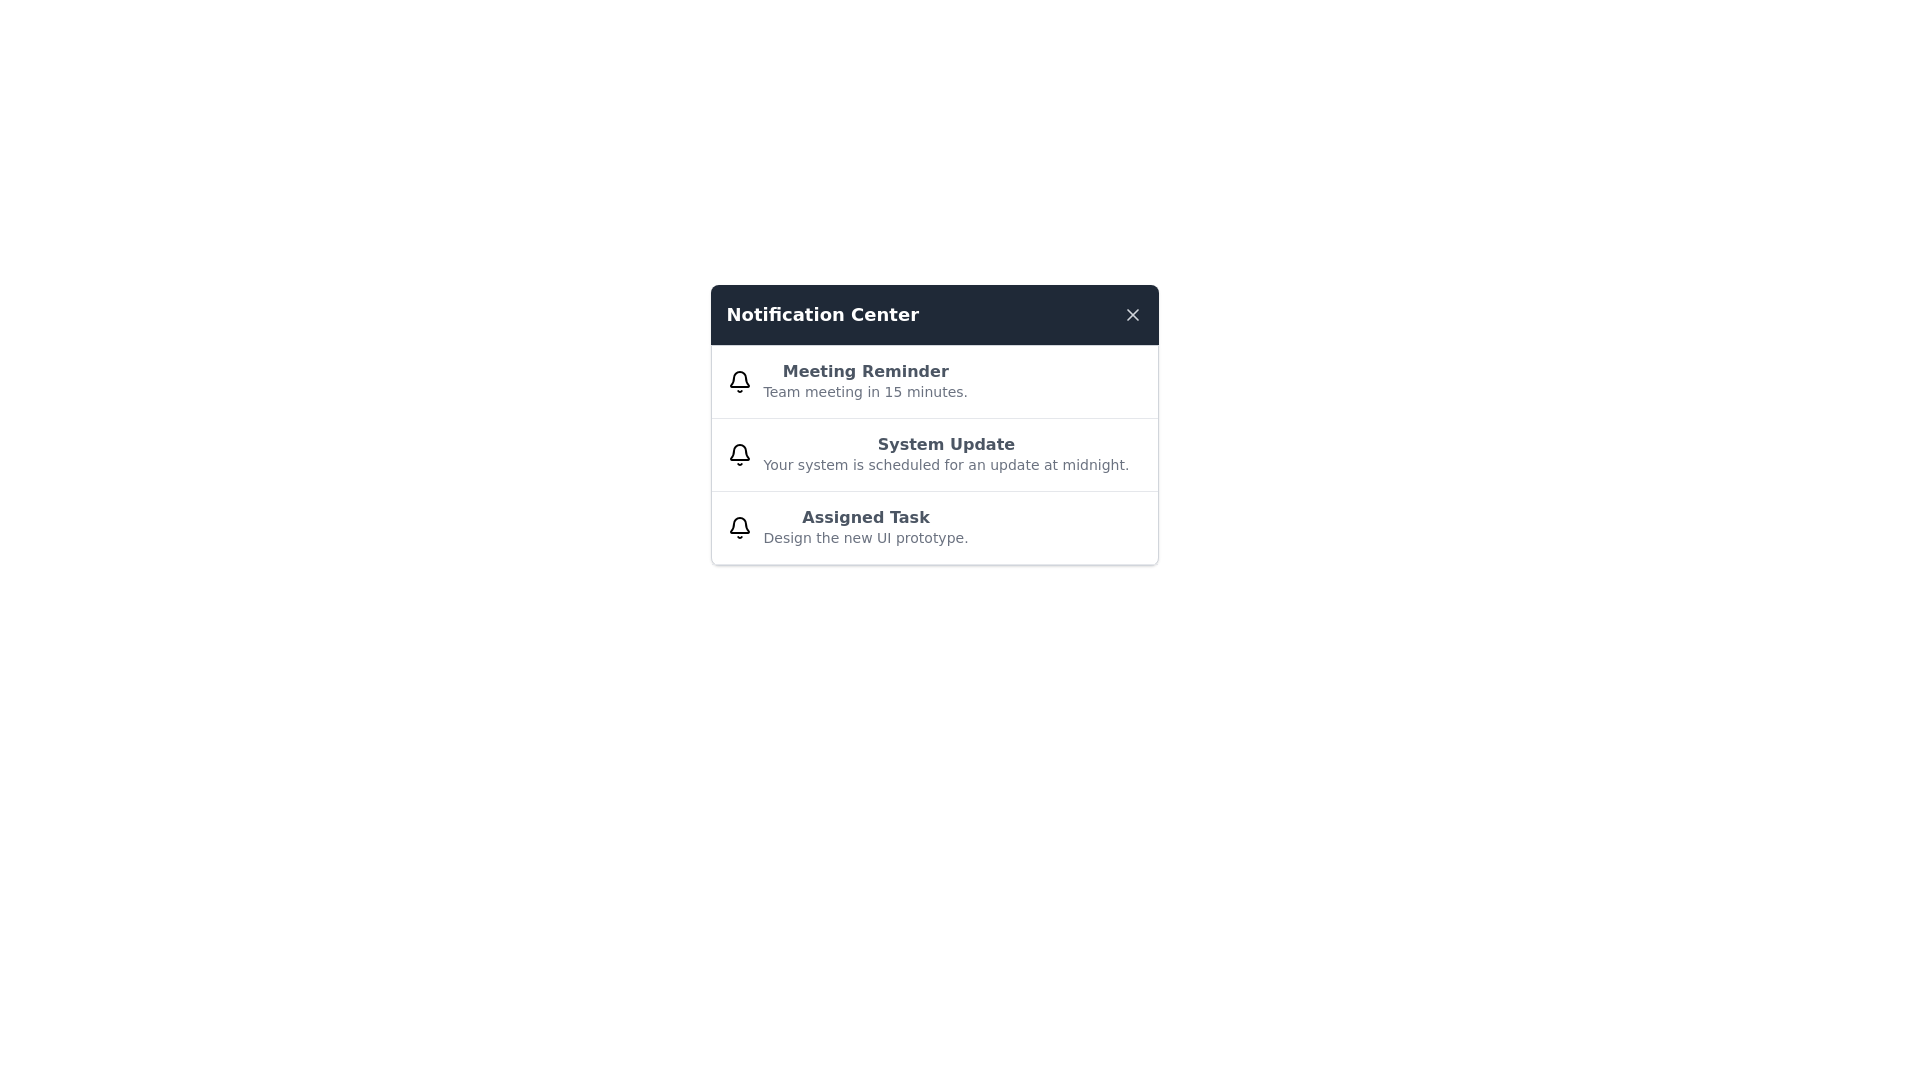  What do you see at coordinates (933, 455) in the screenshot?
I see `the second notification item in the vertical notification list, which displays a bell icon on the left with the title 'System Update' and description 'Your system is scheduled for an update at midnight.'` at bounding box center [933, 455].